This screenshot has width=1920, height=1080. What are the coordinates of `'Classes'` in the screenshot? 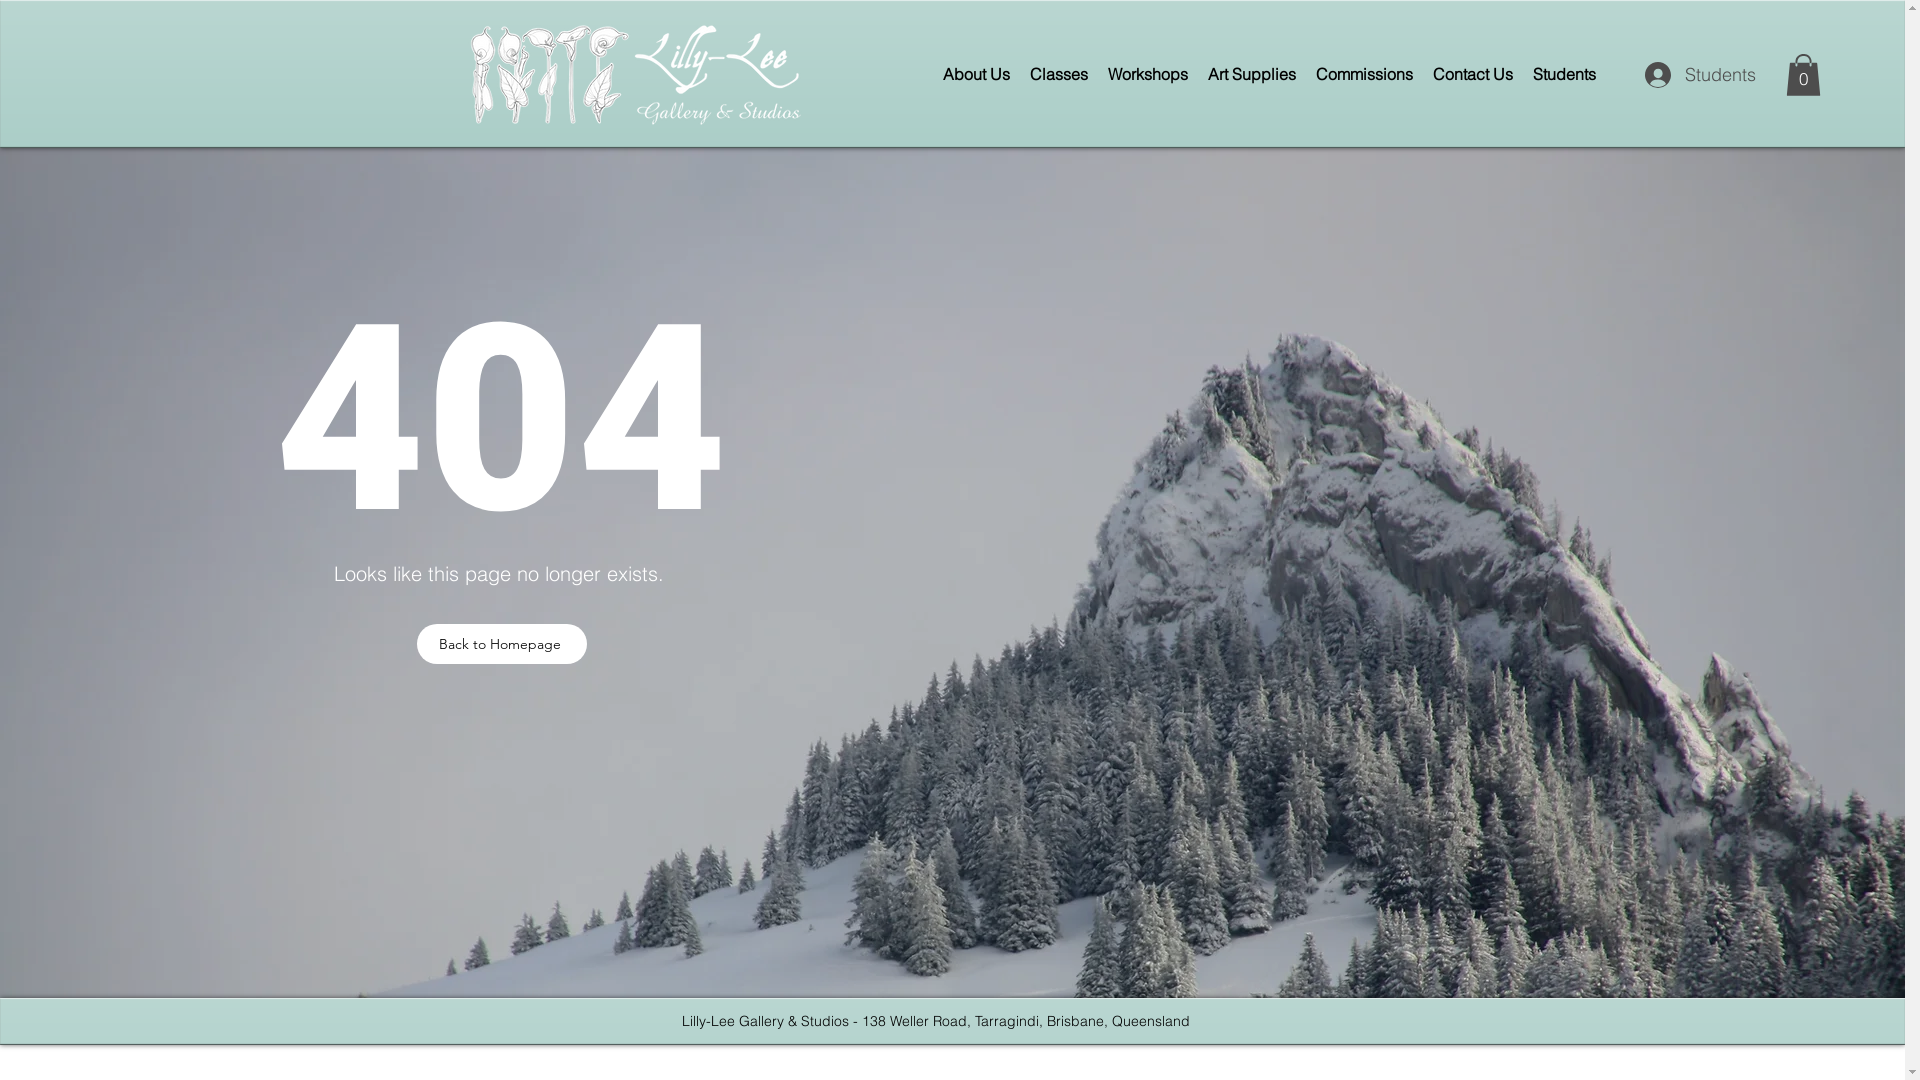 It's located at (1058, 73).